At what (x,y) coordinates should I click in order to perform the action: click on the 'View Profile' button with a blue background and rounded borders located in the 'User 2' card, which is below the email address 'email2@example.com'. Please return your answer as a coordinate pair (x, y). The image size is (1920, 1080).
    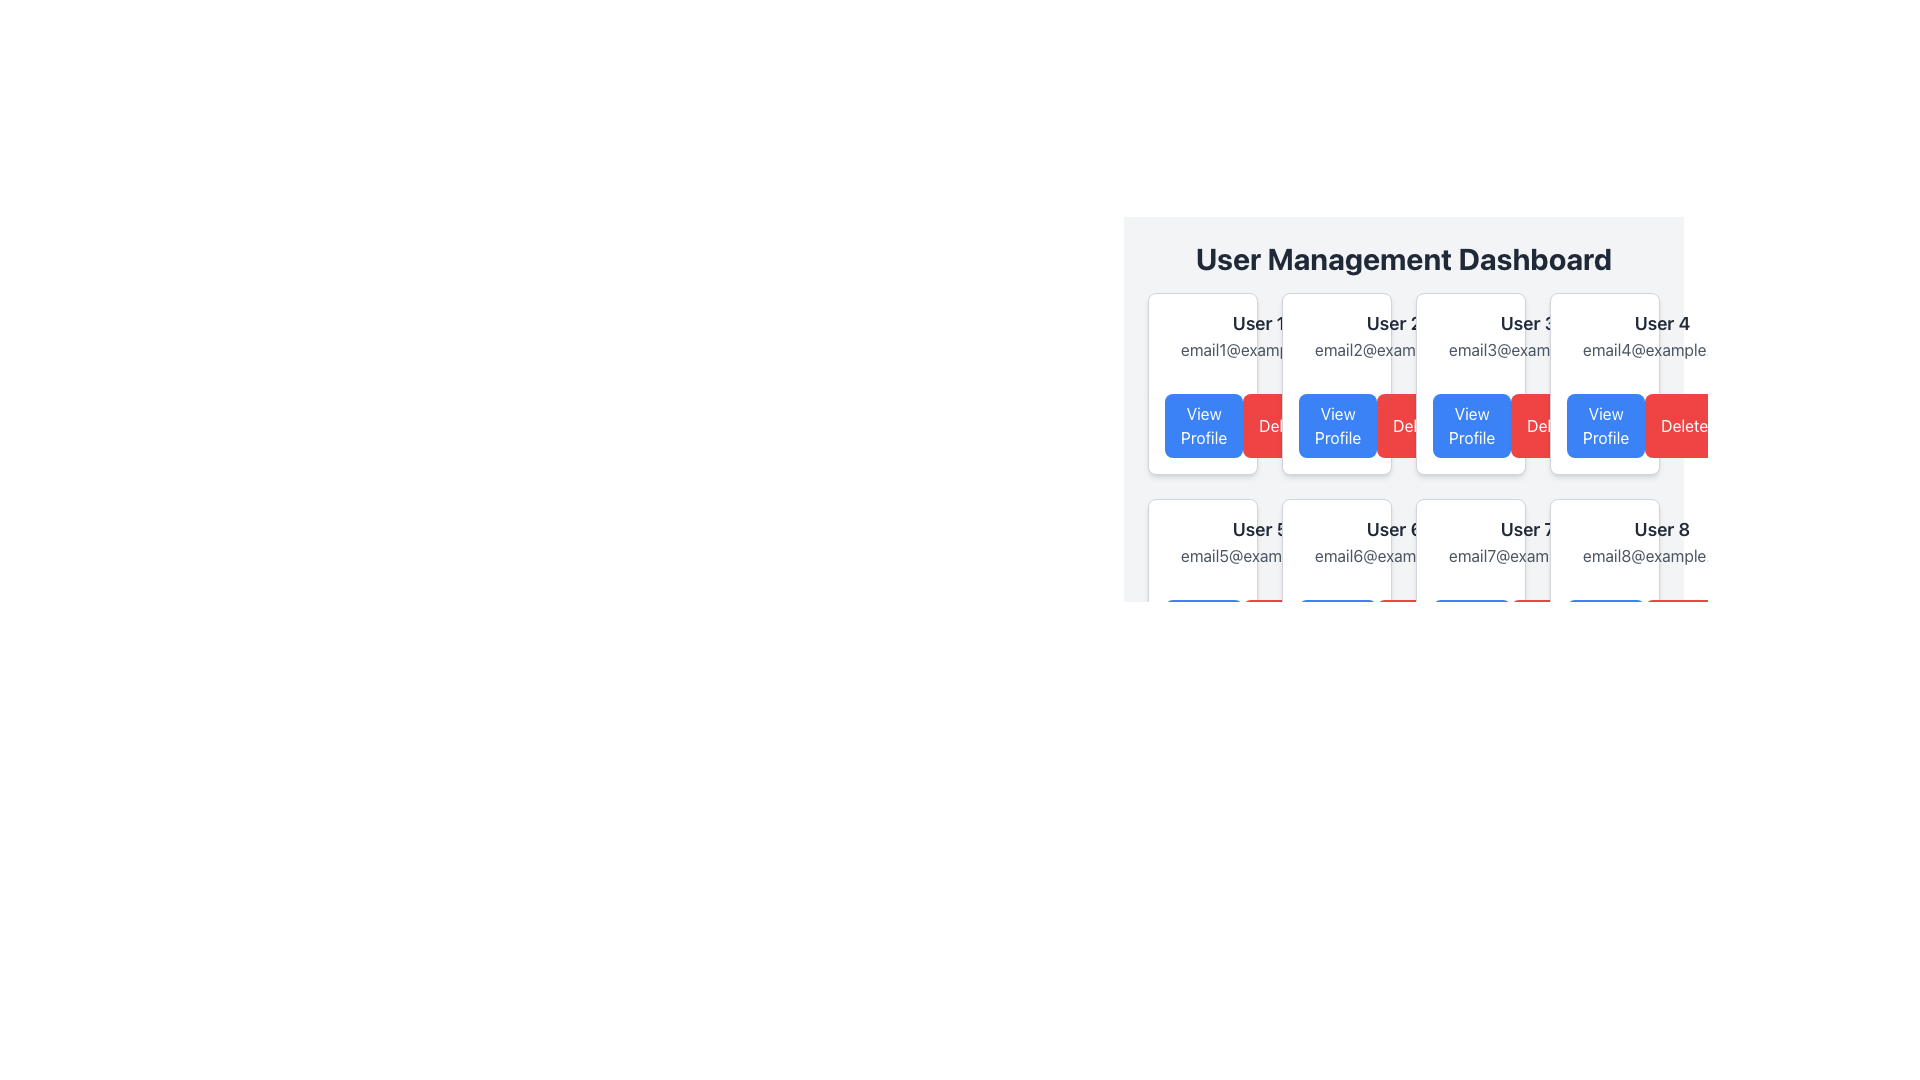
    Looking at the image, I should click on (1337, 424).